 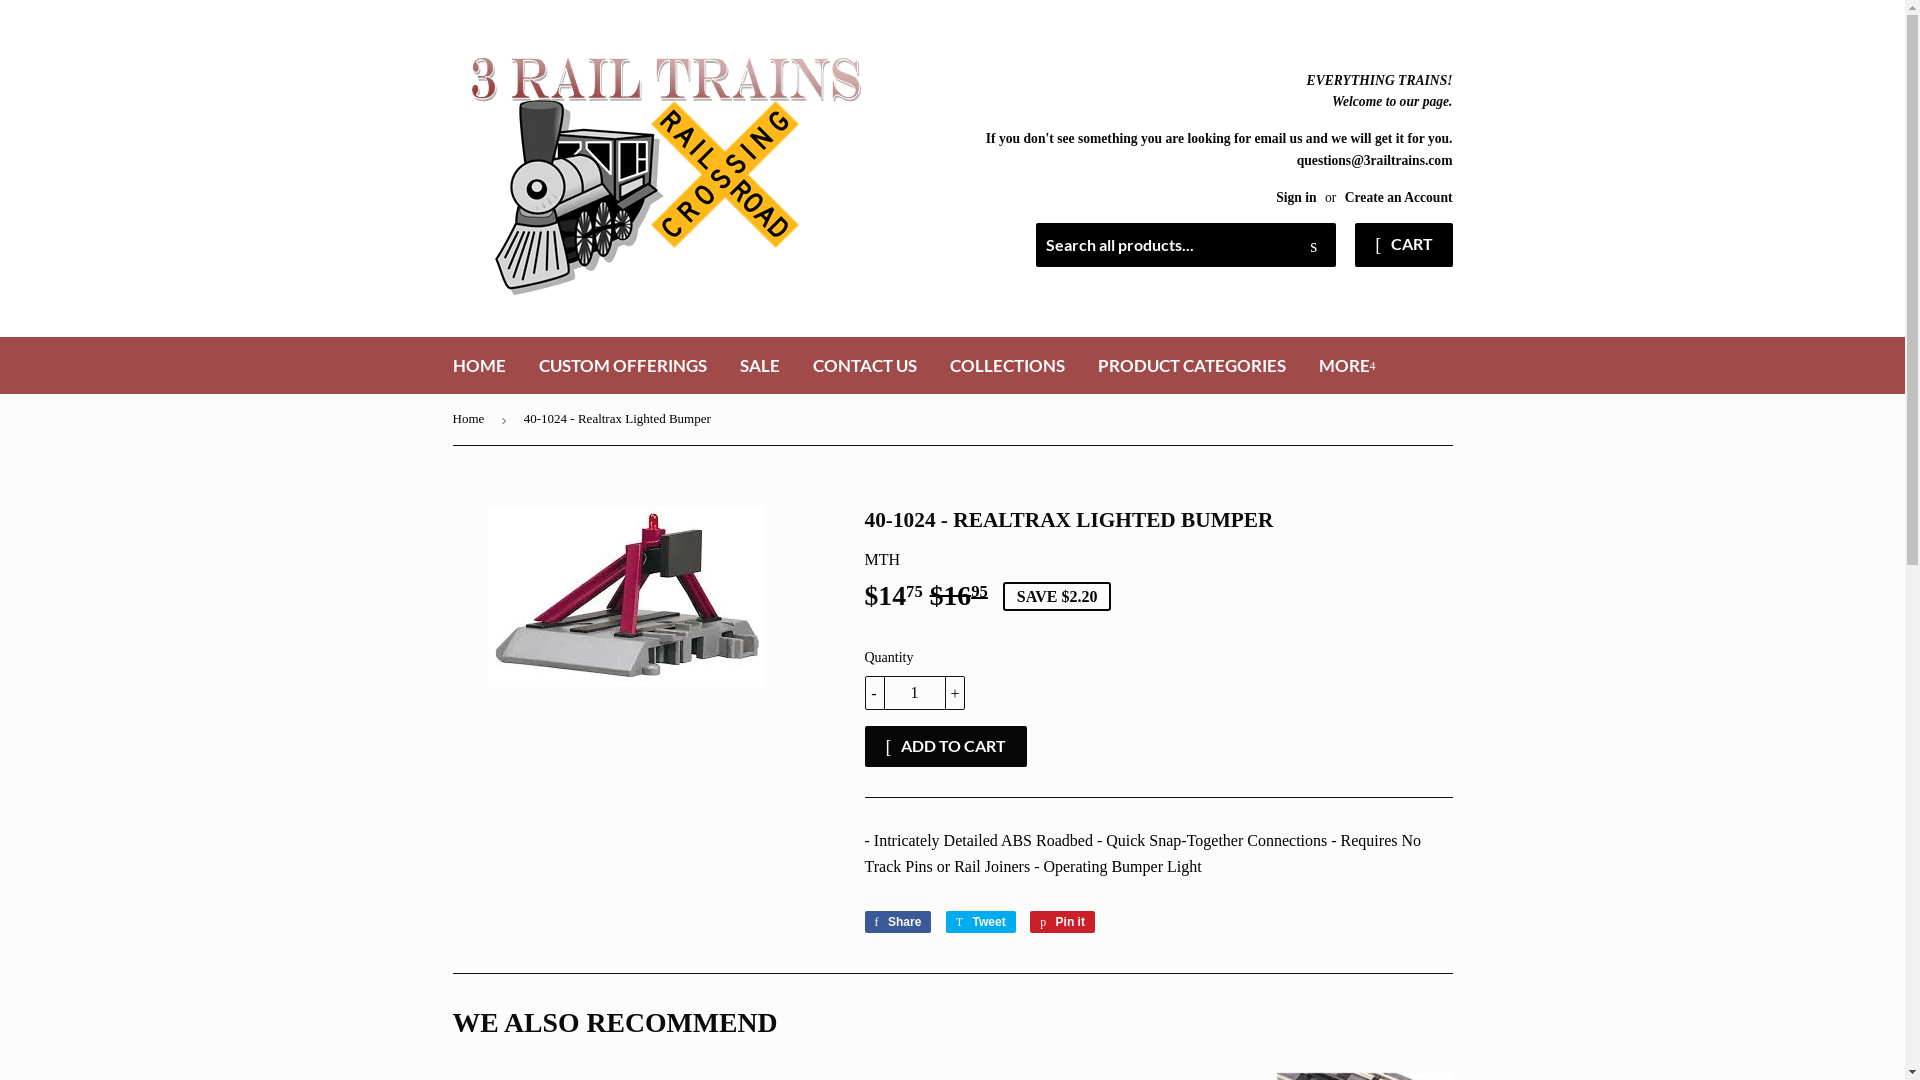 I want to click on 'CONTACT US', so click(x=796, y=365).